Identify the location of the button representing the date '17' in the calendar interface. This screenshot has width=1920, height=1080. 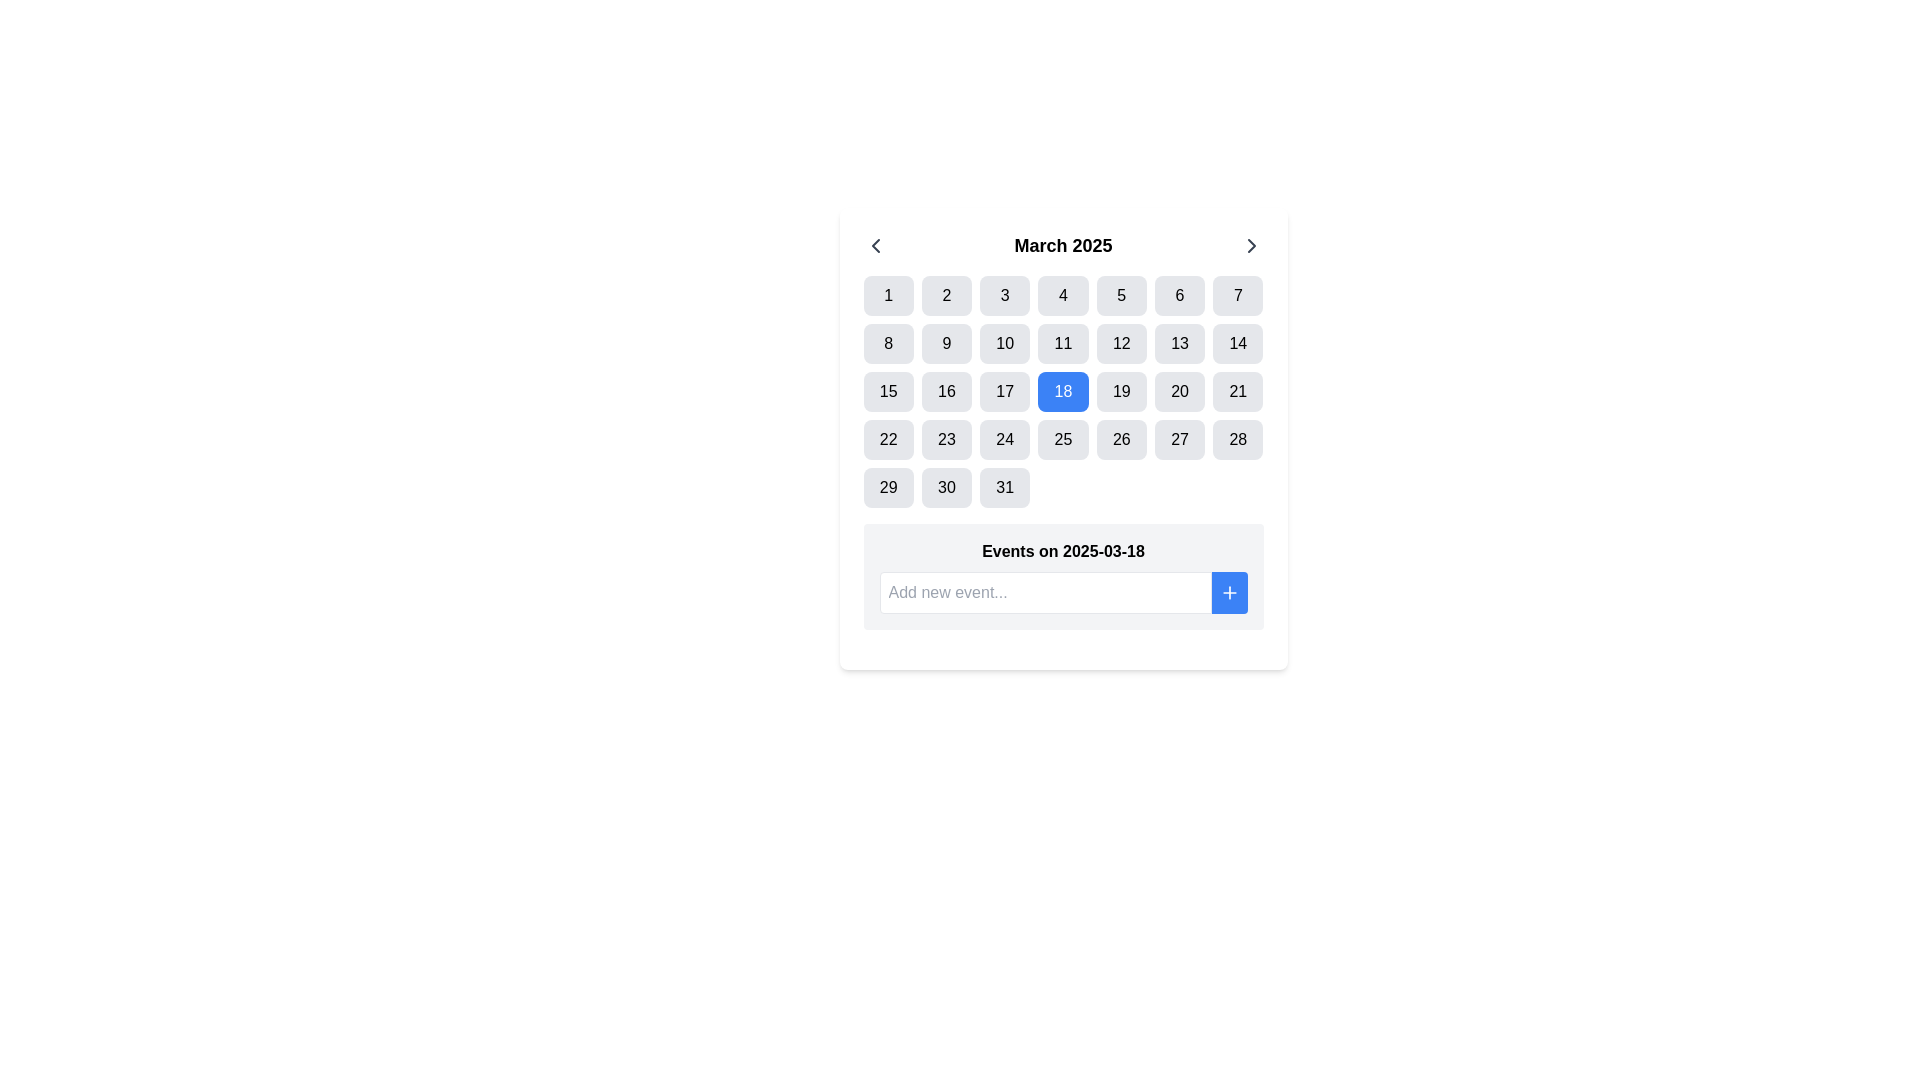
(1005, 392).